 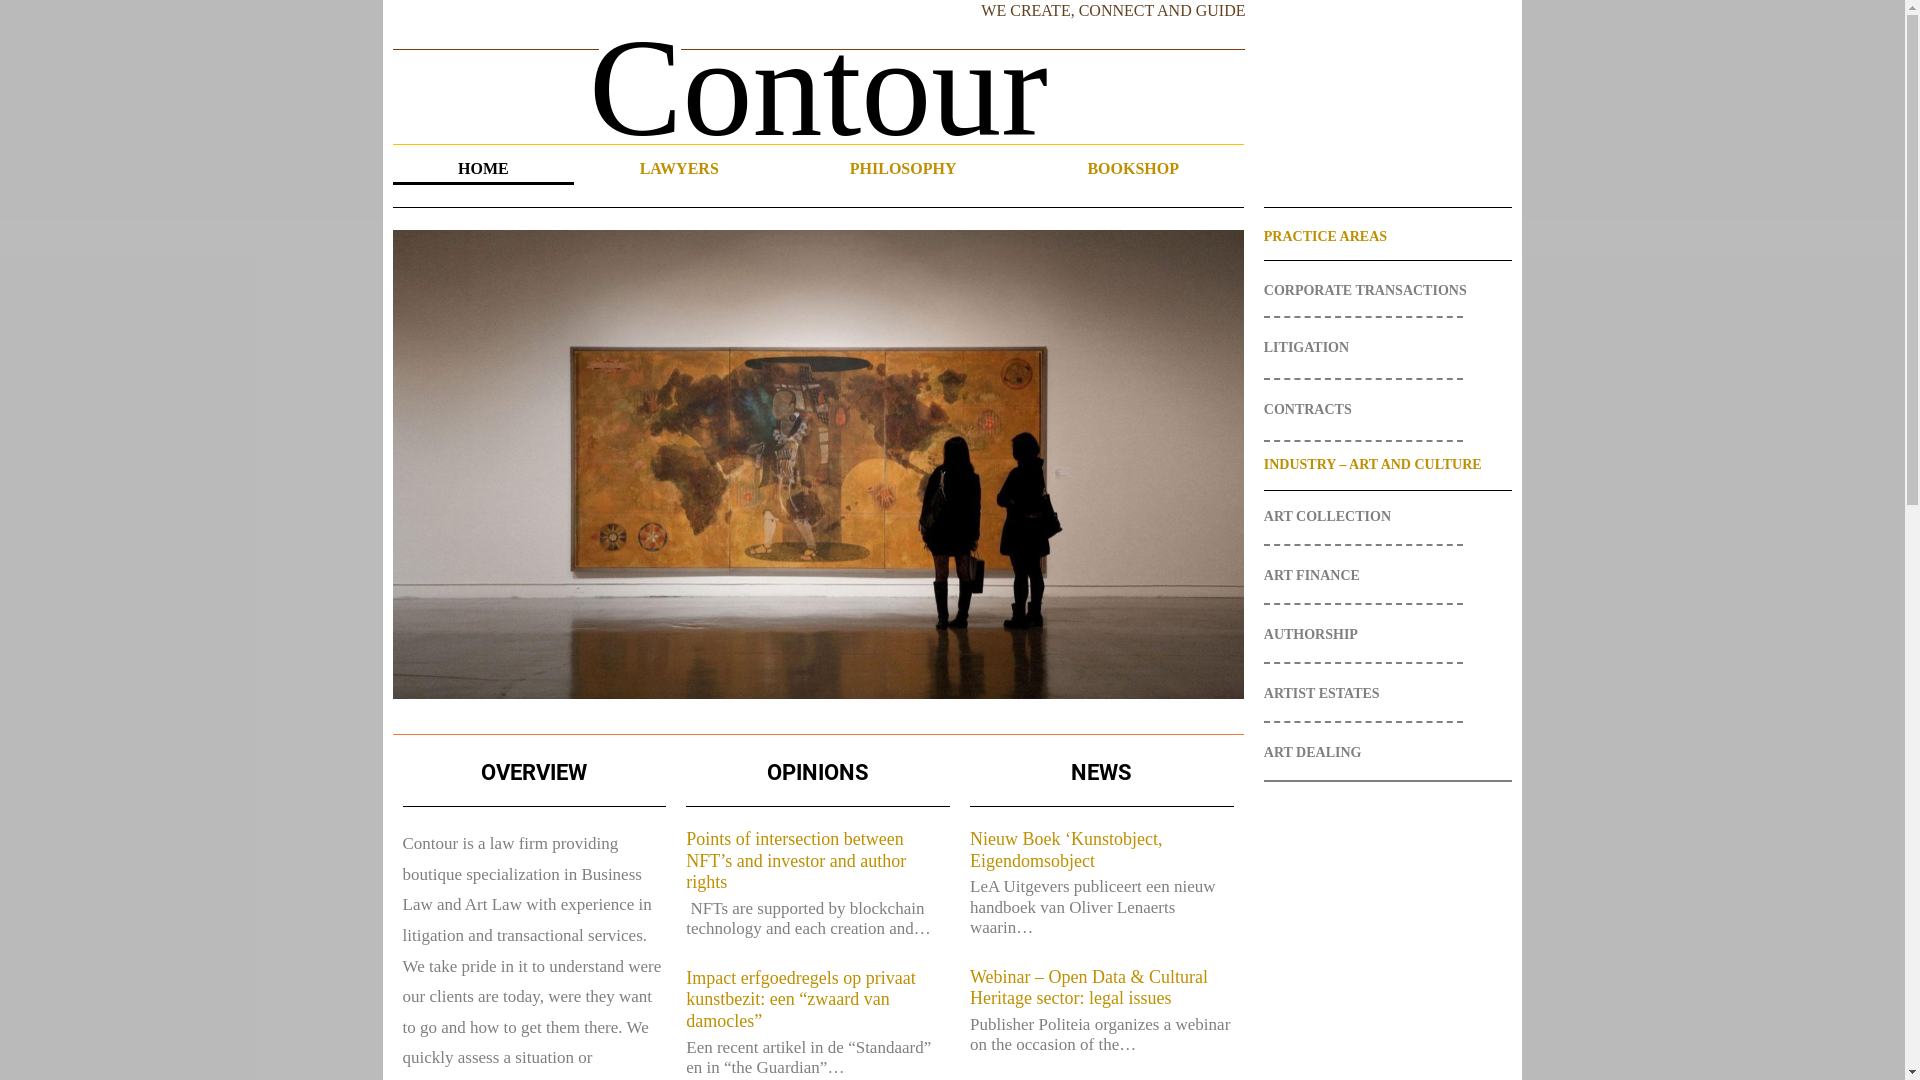 I want to click on 'CORPORATE TRANSACTIONS', so click(x=1262, y=290).